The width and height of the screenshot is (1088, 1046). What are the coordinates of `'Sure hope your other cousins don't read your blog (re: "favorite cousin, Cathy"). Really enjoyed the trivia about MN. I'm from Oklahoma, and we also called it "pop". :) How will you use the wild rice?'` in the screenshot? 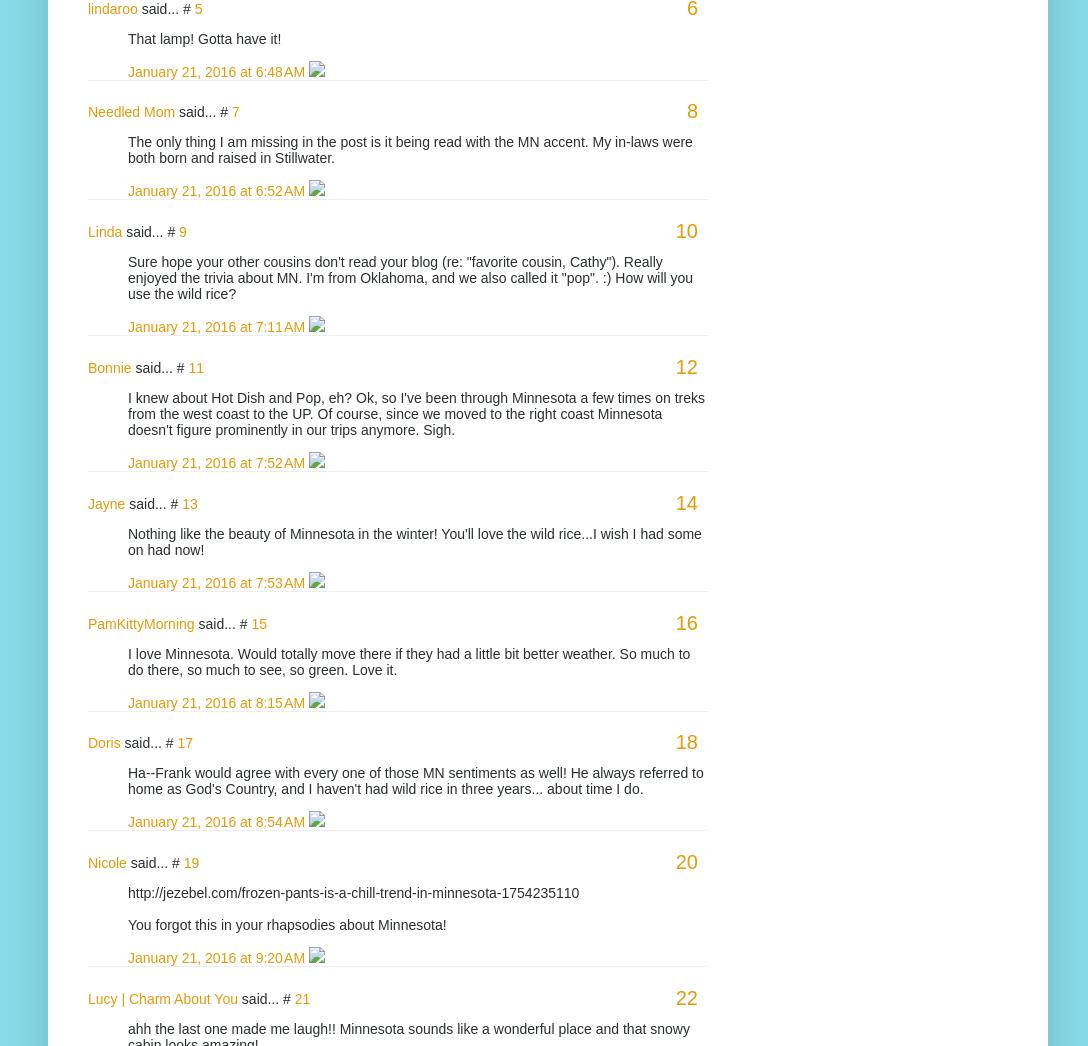 It's located at (409, 278).